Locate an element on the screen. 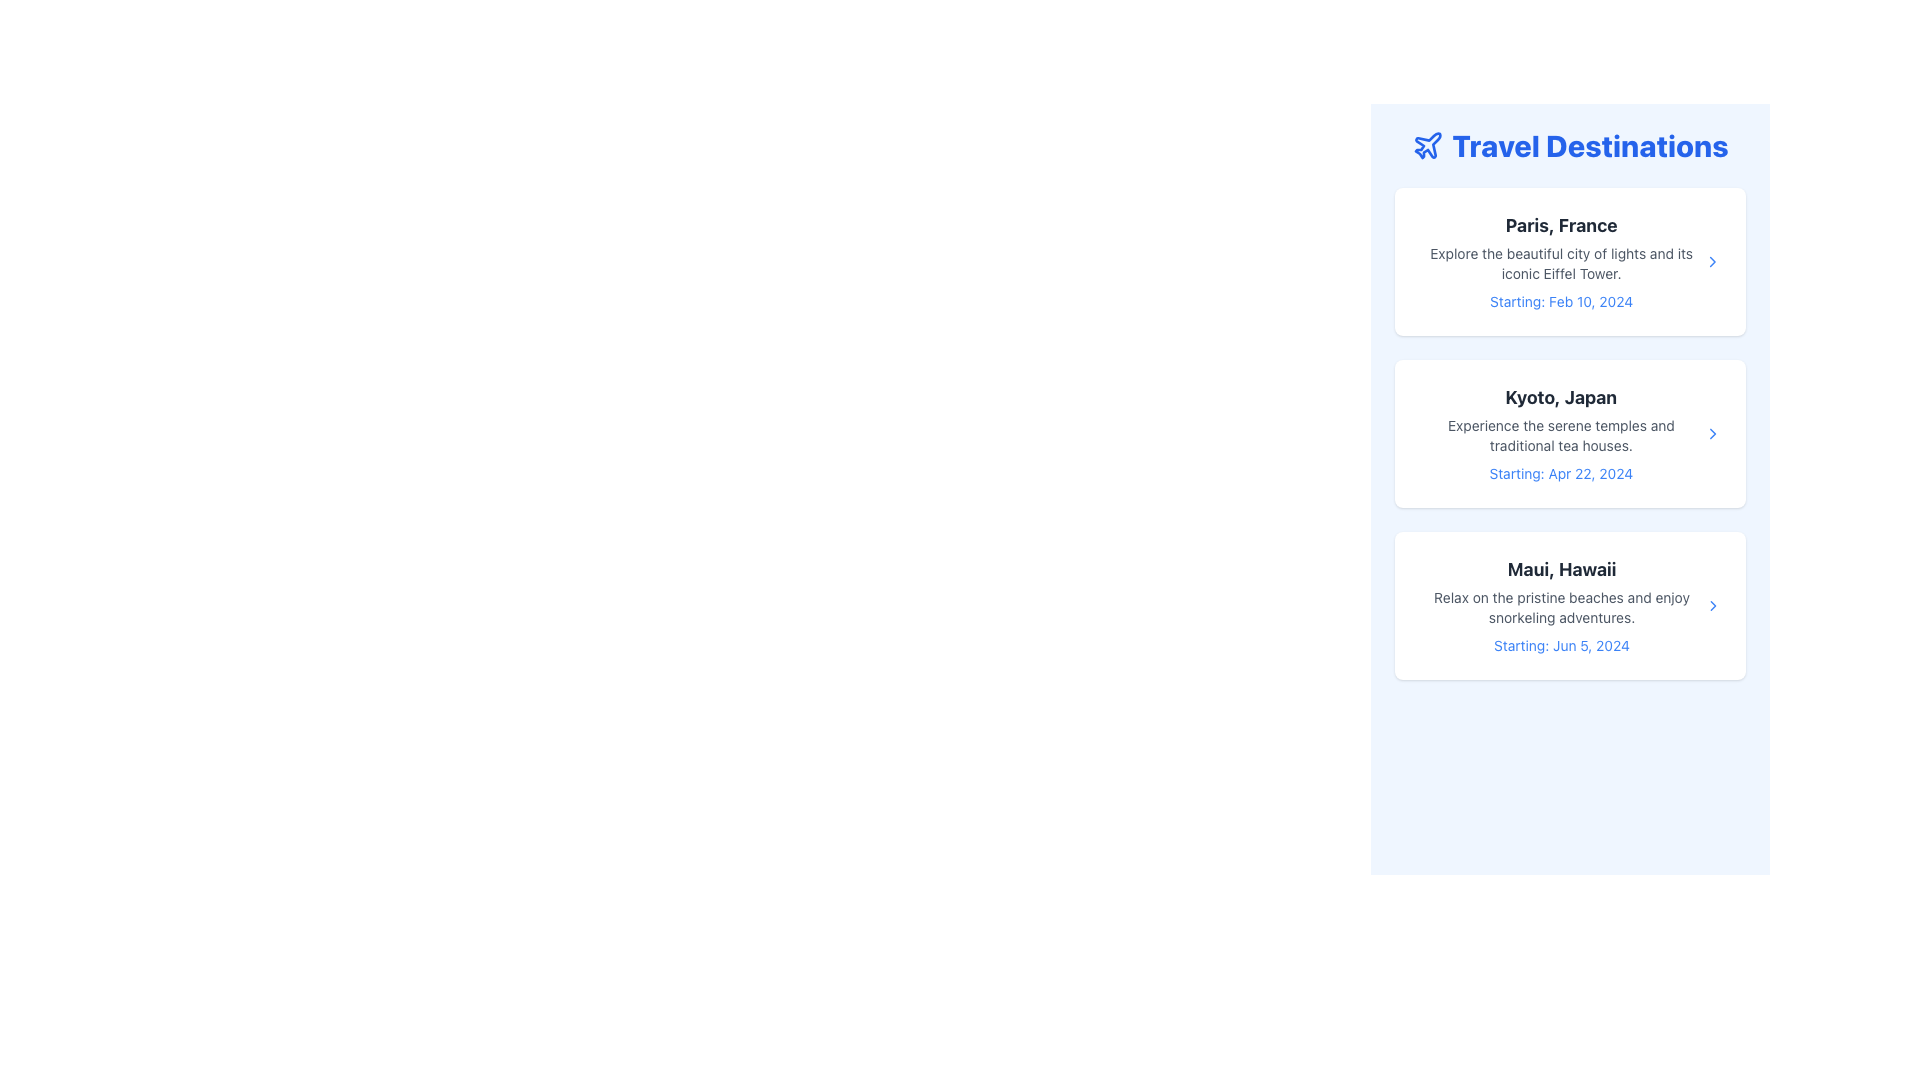 The height and width of the screenshot is (1080, 1920). the chevron icon located on the right side of the 'Kyoto, Japan' card in the 'Travel Destinations' list is located at coordinates (1711, 433).